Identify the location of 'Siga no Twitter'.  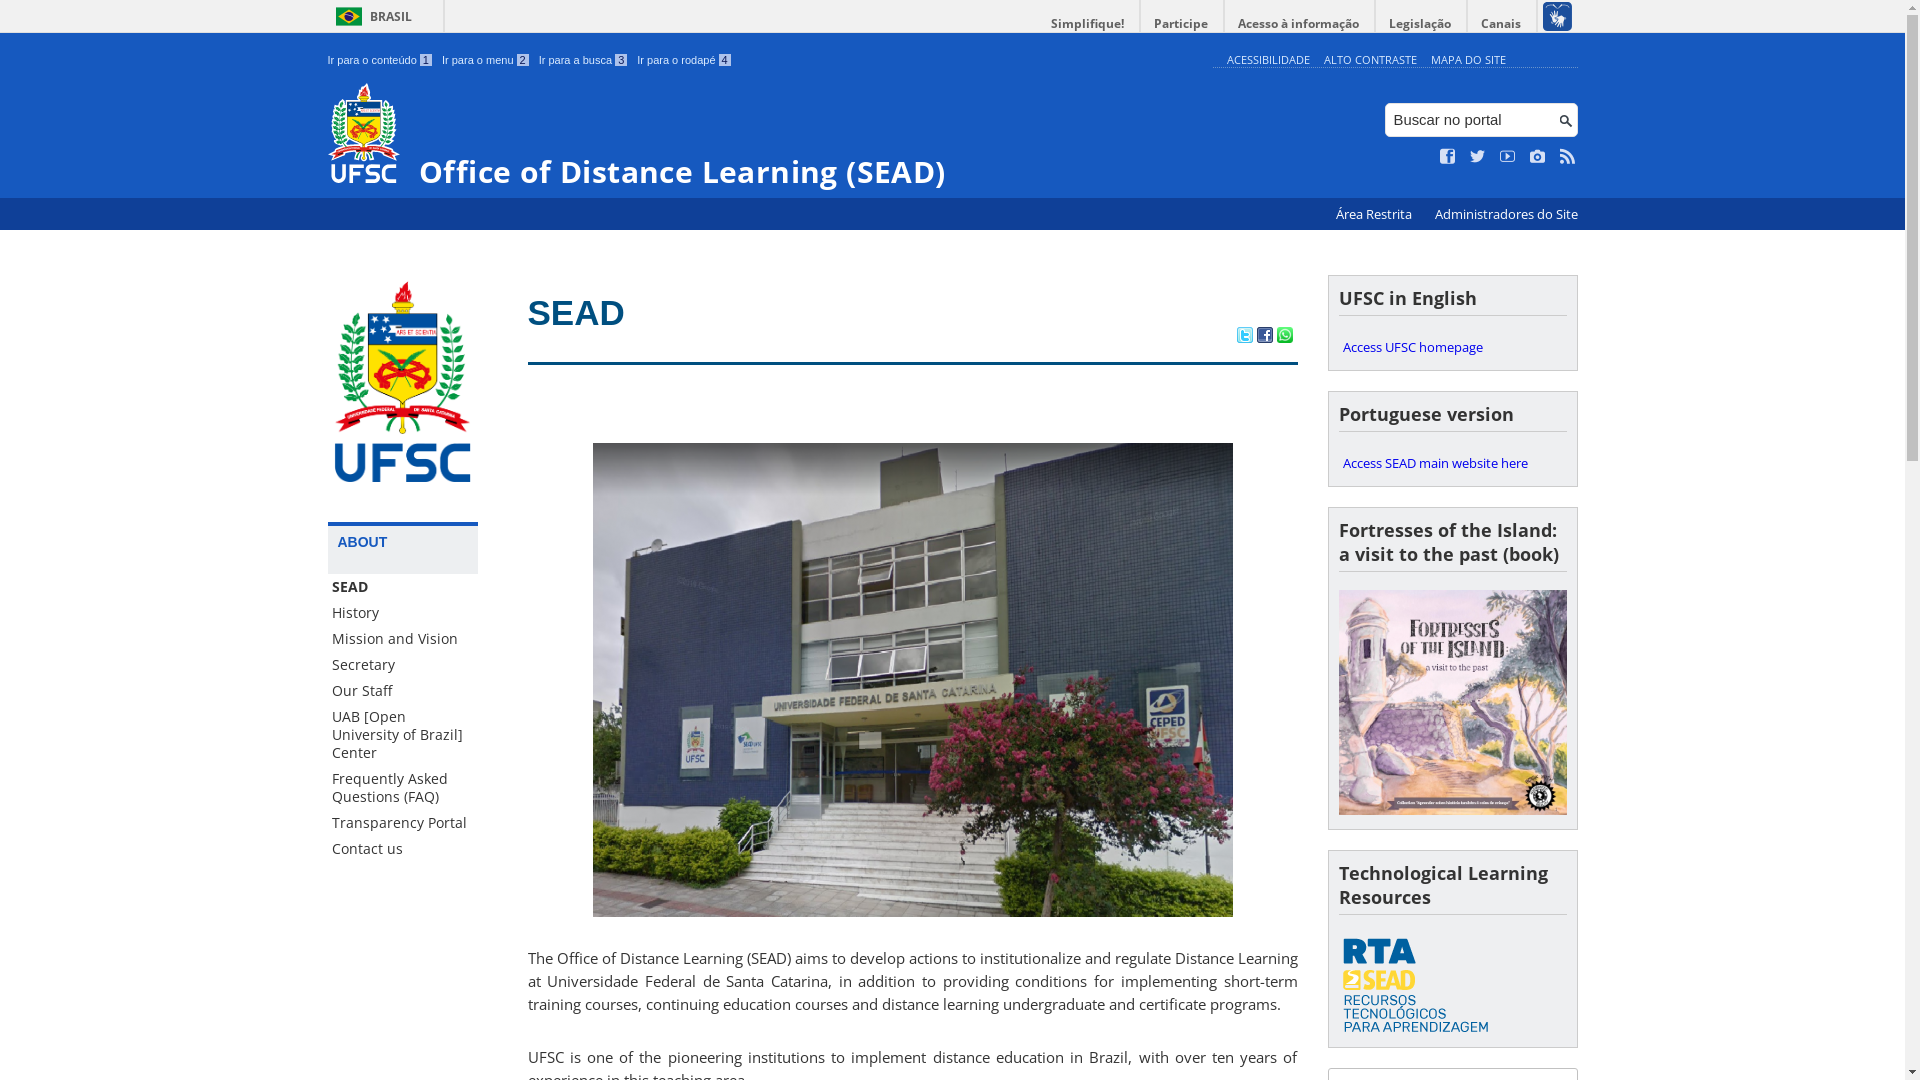
(1478, 156).